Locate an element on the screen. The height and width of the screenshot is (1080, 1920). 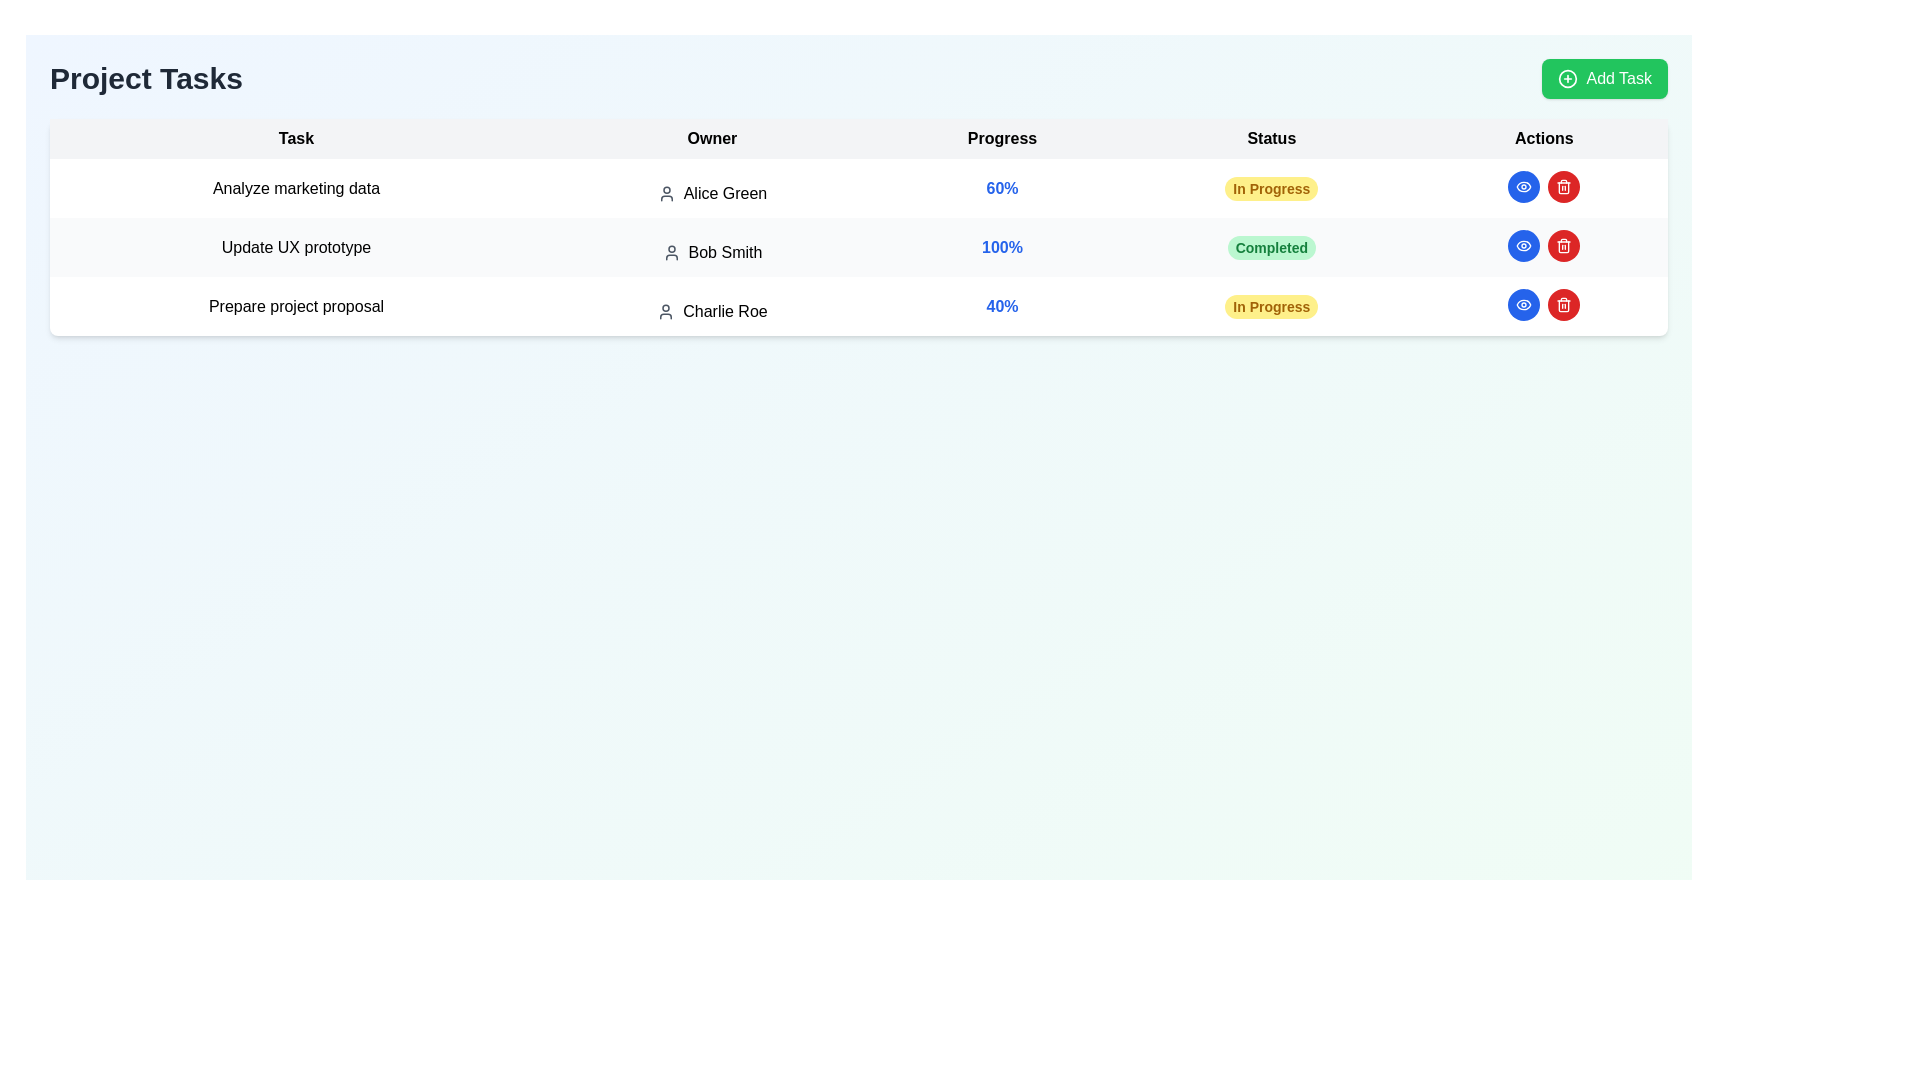
the circular blue button with a white eye icon in the 'Actions' column of the first row is located at coordinates (1522, 186).